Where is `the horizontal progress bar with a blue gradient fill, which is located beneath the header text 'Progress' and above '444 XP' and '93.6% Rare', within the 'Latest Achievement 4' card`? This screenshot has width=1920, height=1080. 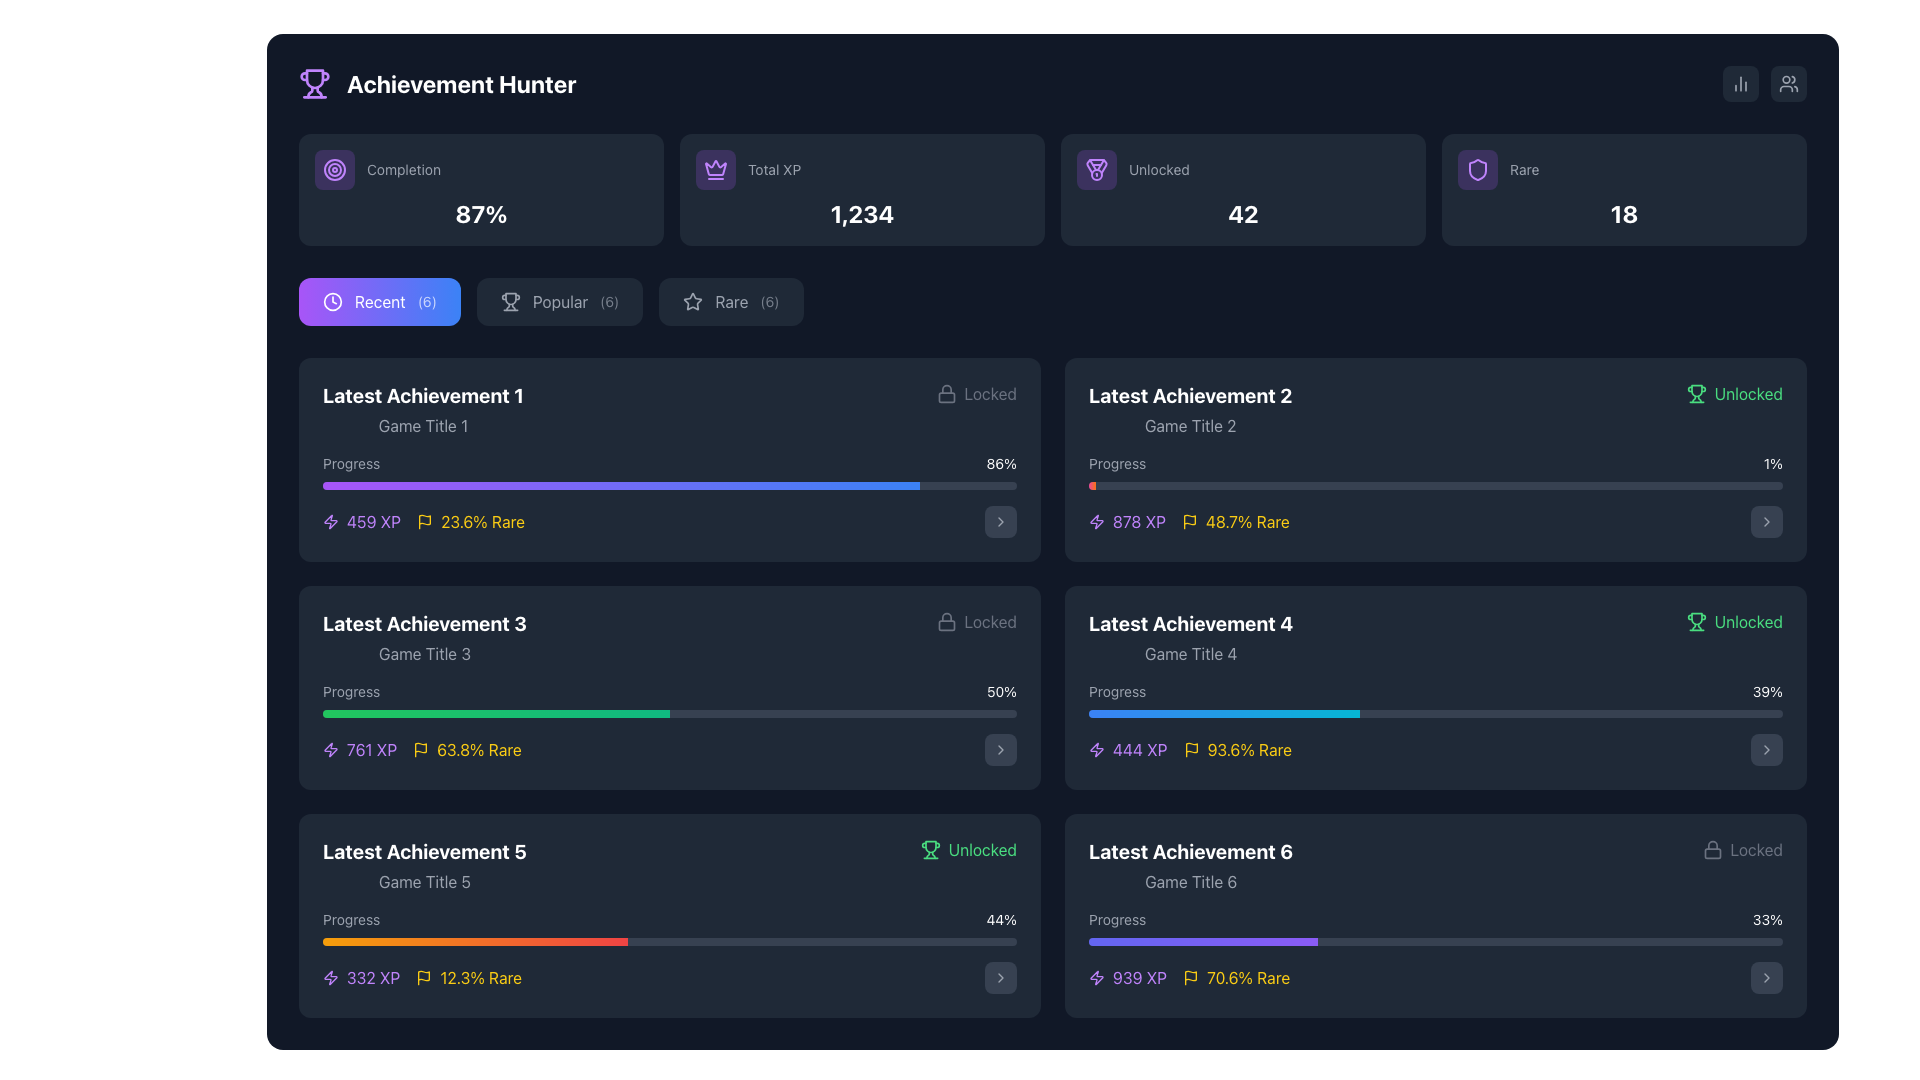
the horizontal progress bar with a blue gradient fill, which is located beneath the header text 'Progress' and above '444 XP' and '93.6% Rare', within the 'Latest Achievement 4' card is located at coordinates (1434, 724).